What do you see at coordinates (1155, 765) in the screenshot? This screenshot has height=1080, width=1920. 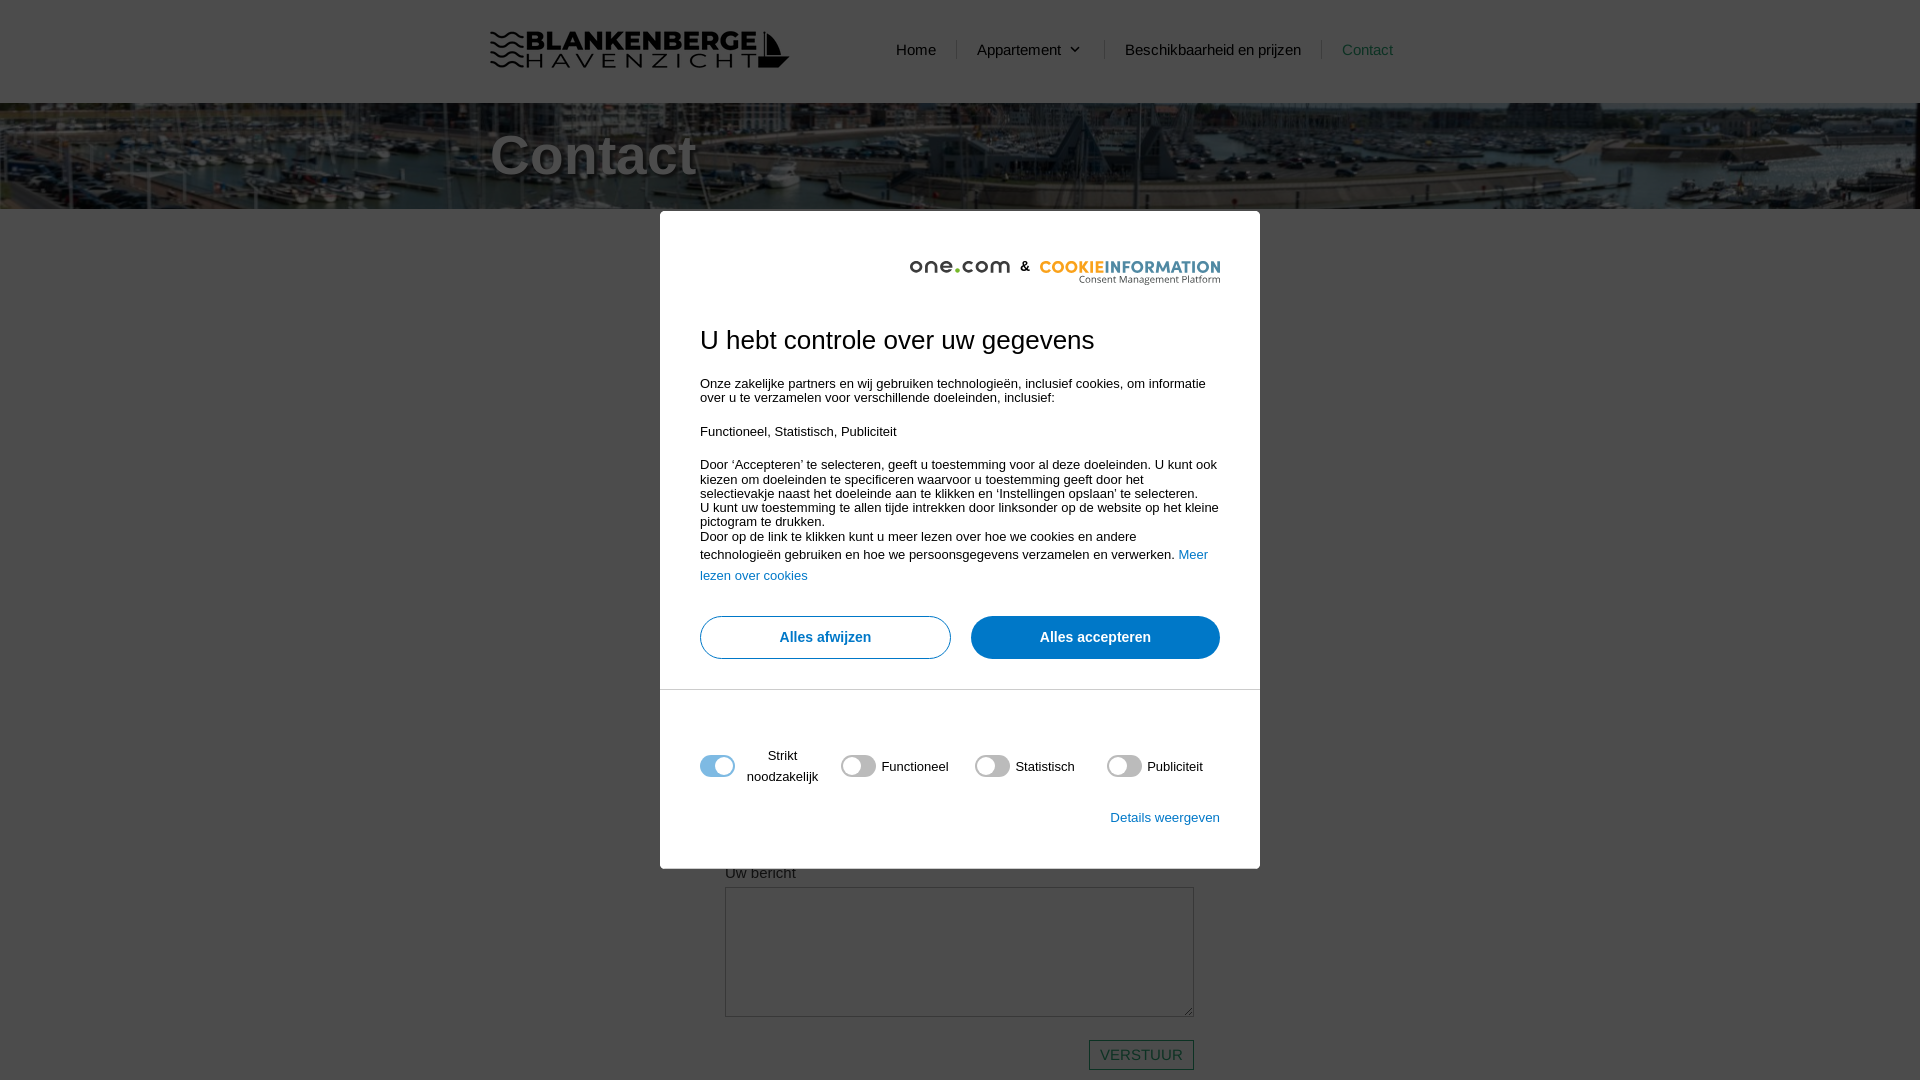 I see `'on'` at bounding box center [1155, 765].